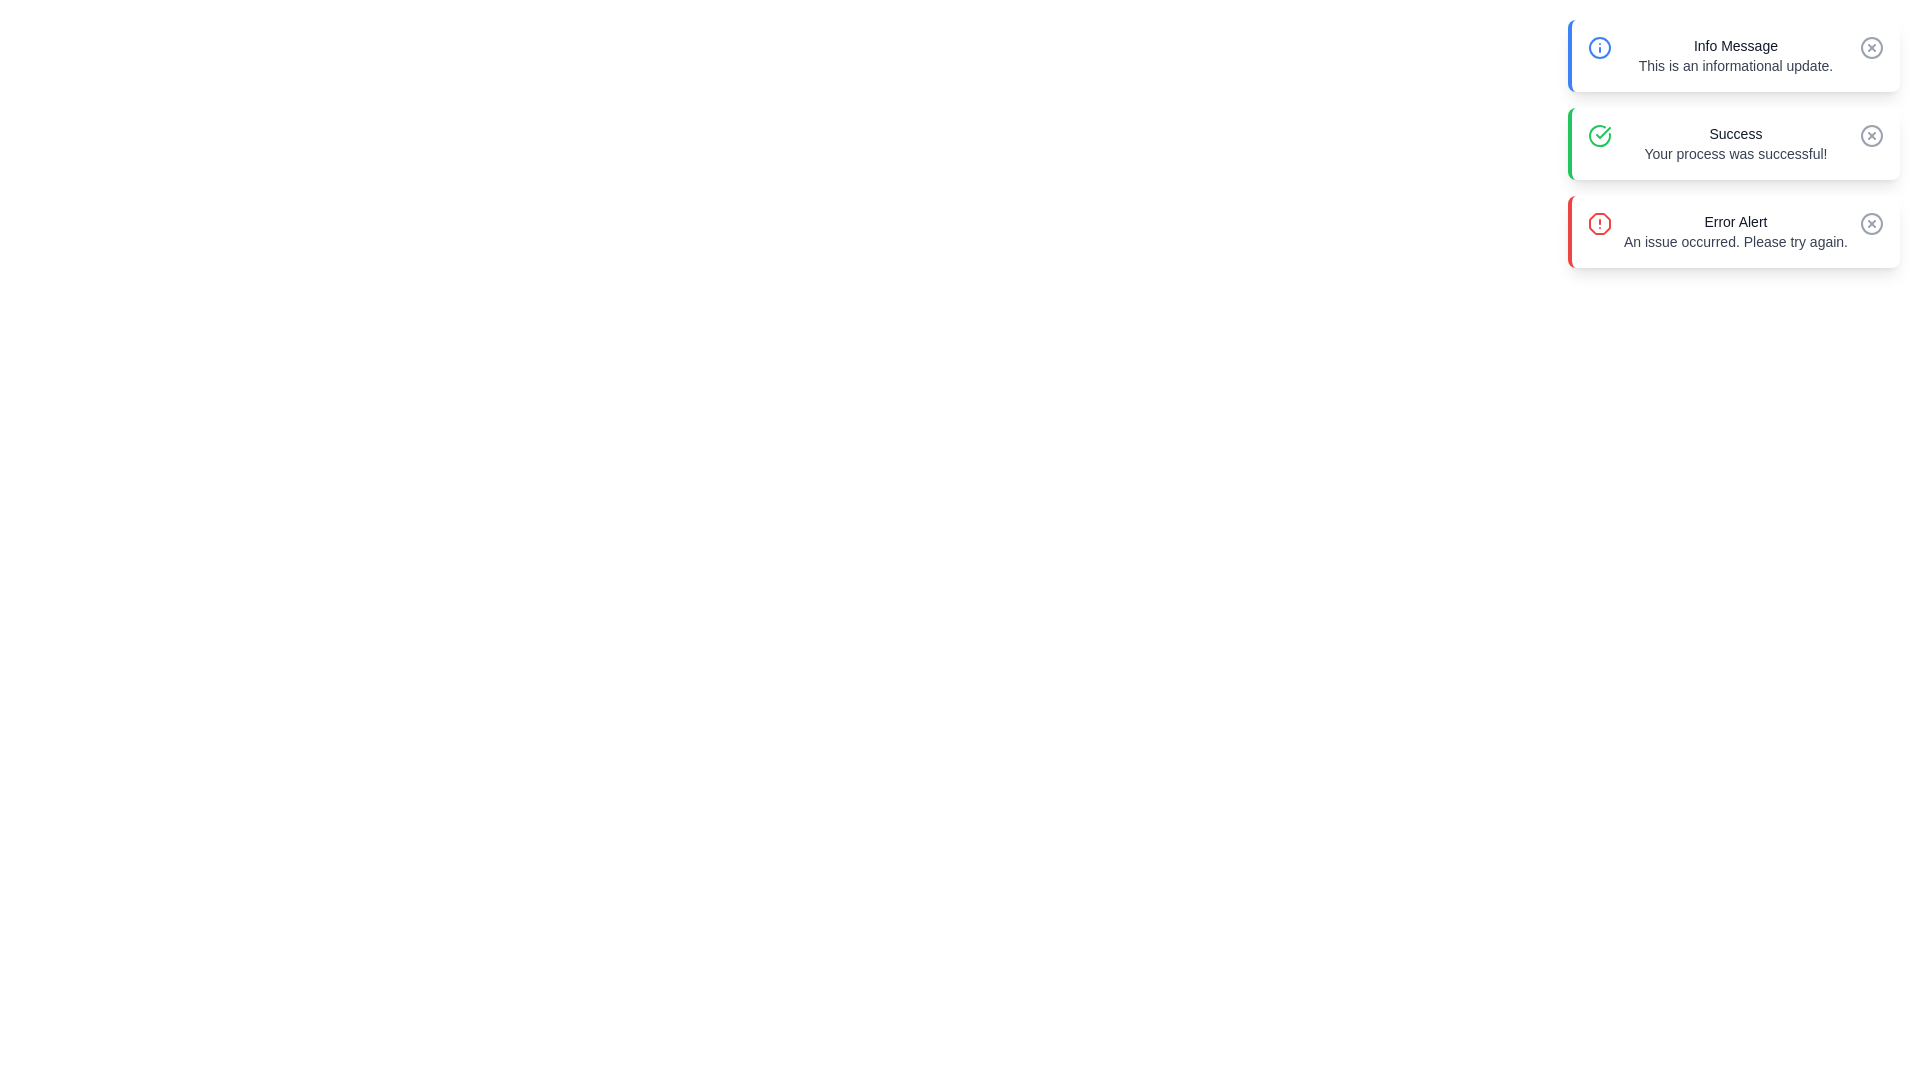 This screenshot has height=1080, width=1920. What do you see at coordinates (1734, 230) in the screenshot?
I see `the text display element that informs the user about an error, located in the bottom-right corner of the message boxes` at bounding box center [1734, 230].